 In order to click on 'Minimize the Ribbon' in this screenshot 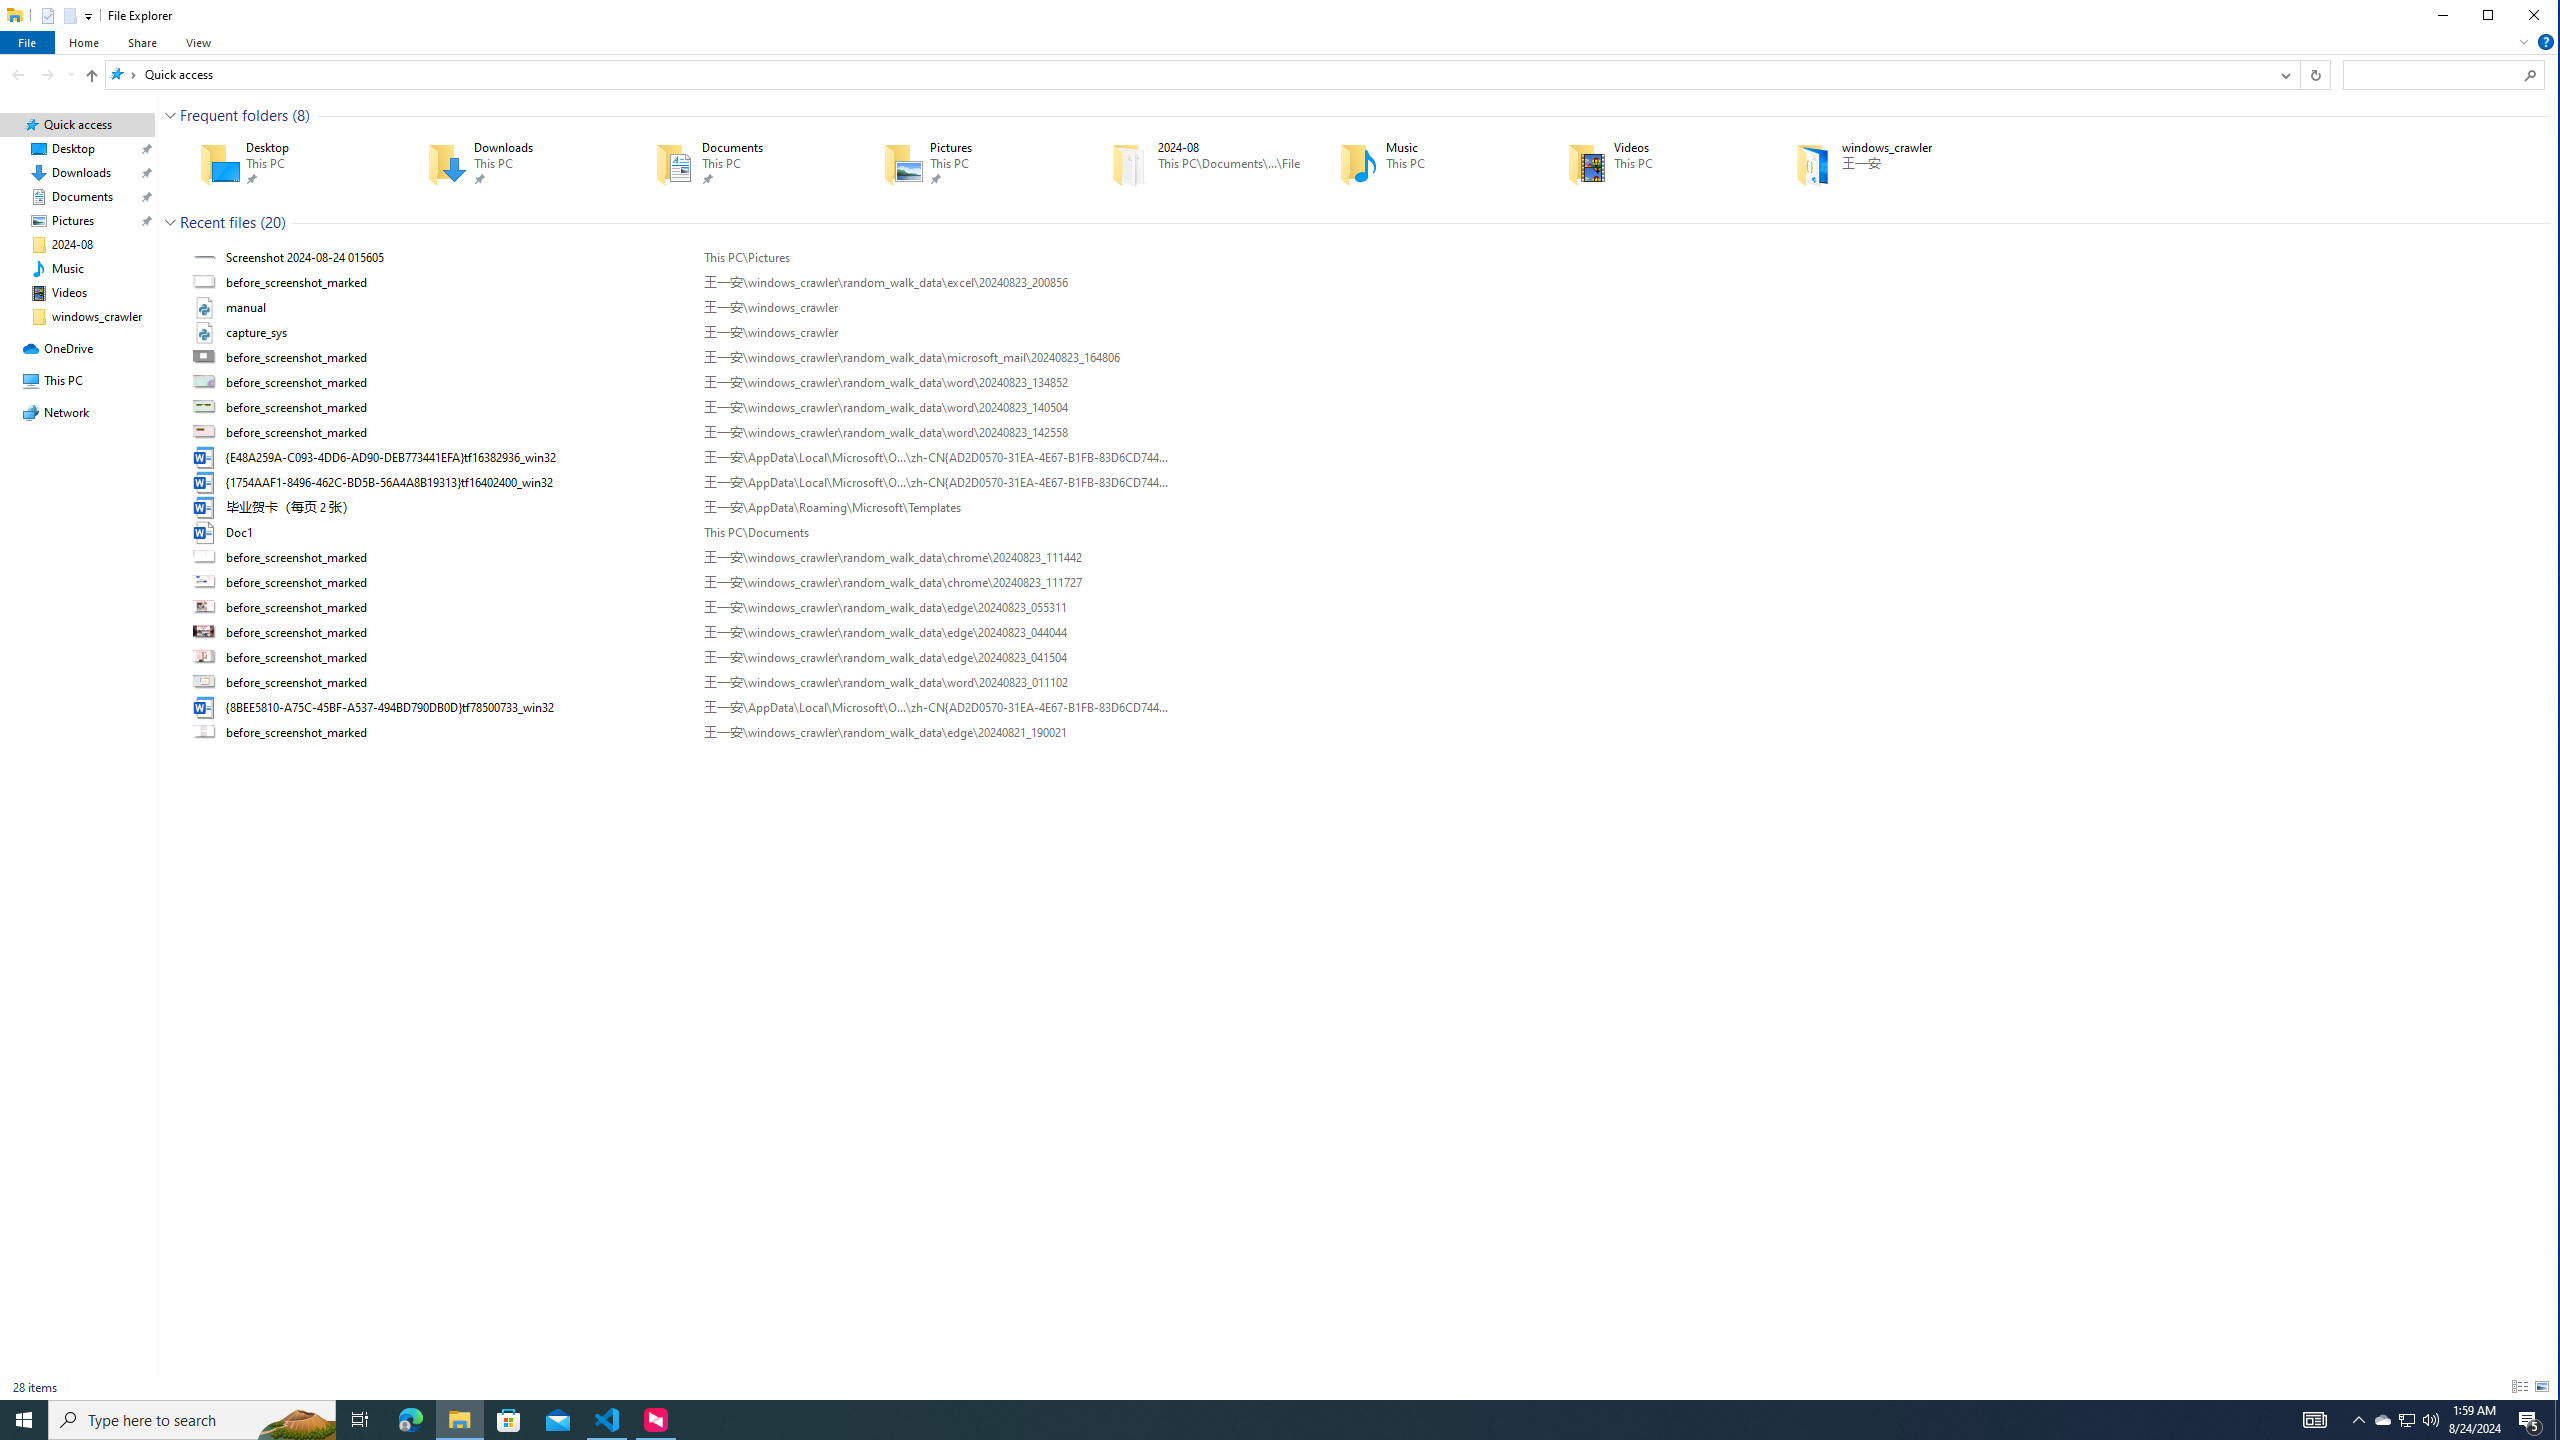, I will do `click(2523, 42)`.